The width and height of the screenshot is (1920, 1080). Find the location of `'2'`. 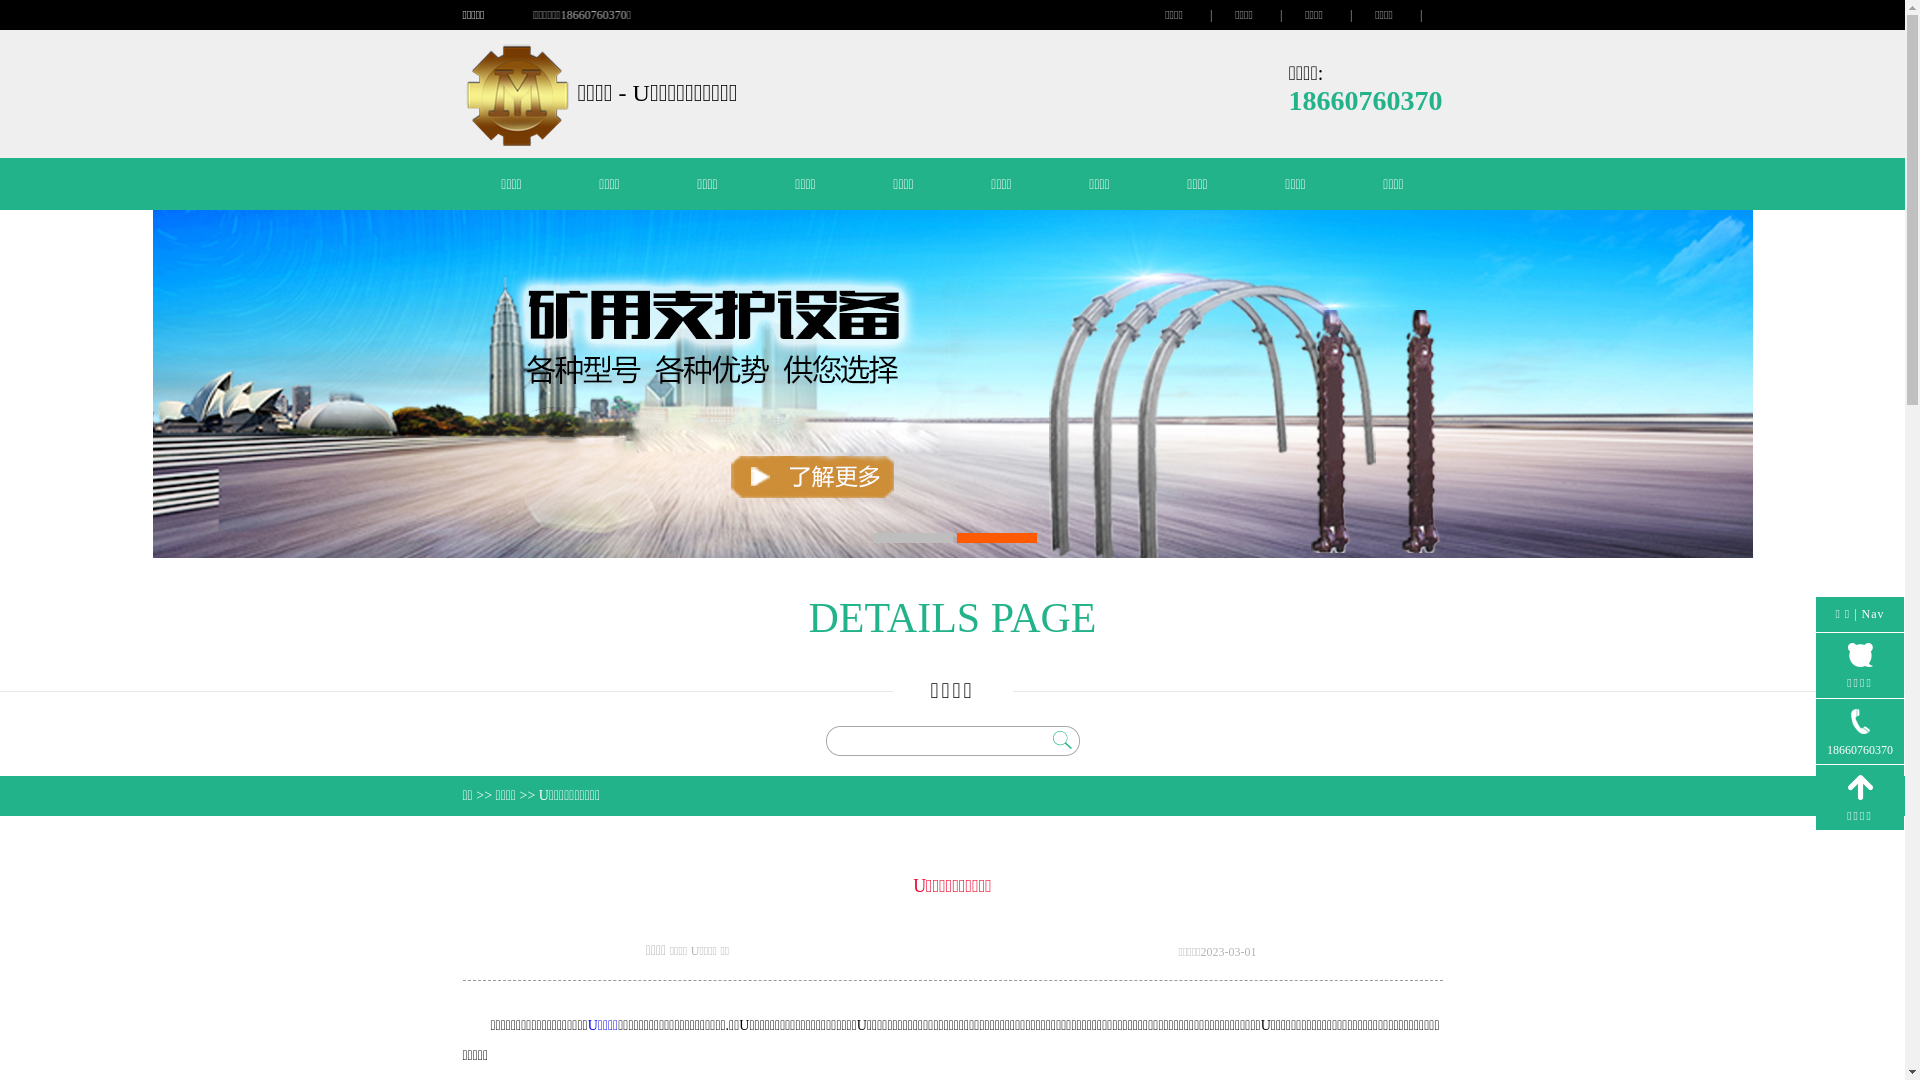

'2' is located at coordinates (996, 536).